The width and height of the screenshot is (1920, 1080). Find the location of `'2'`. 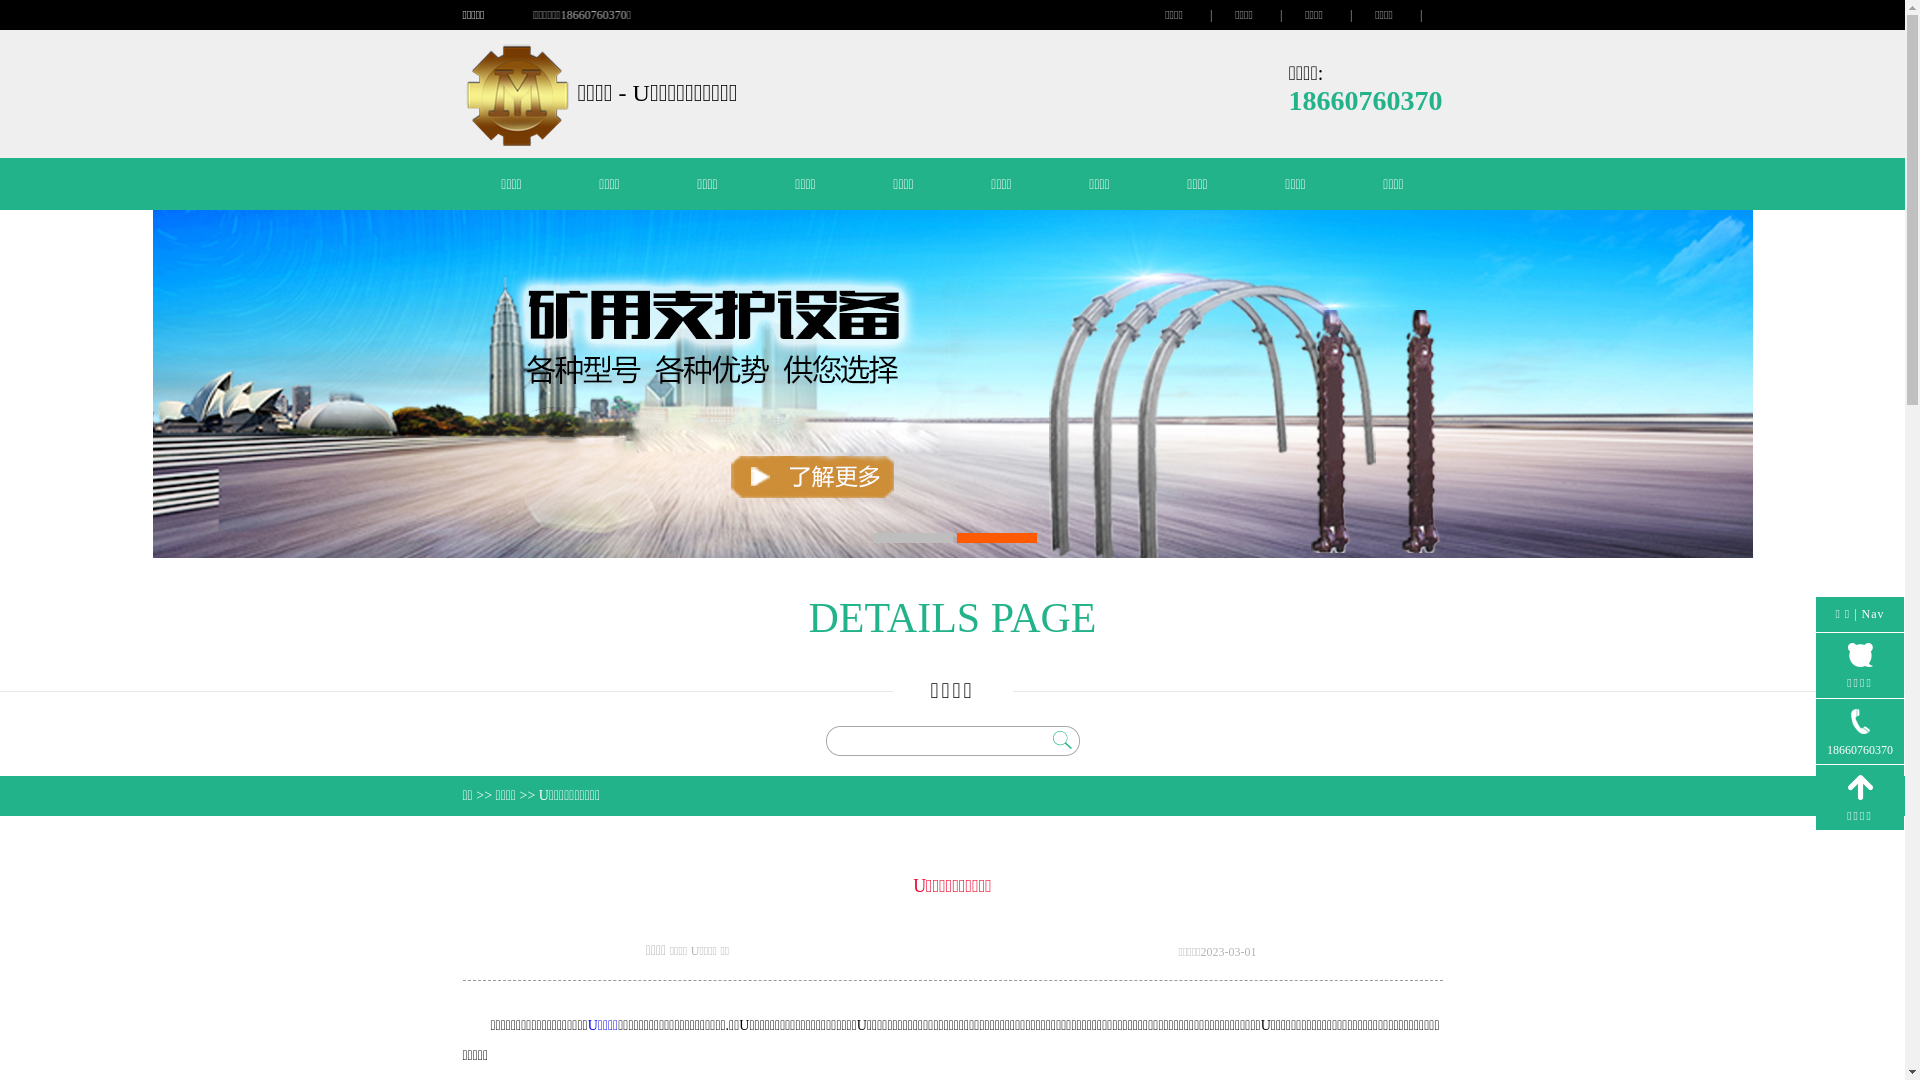

'2' is located at coordinates (996, 536).